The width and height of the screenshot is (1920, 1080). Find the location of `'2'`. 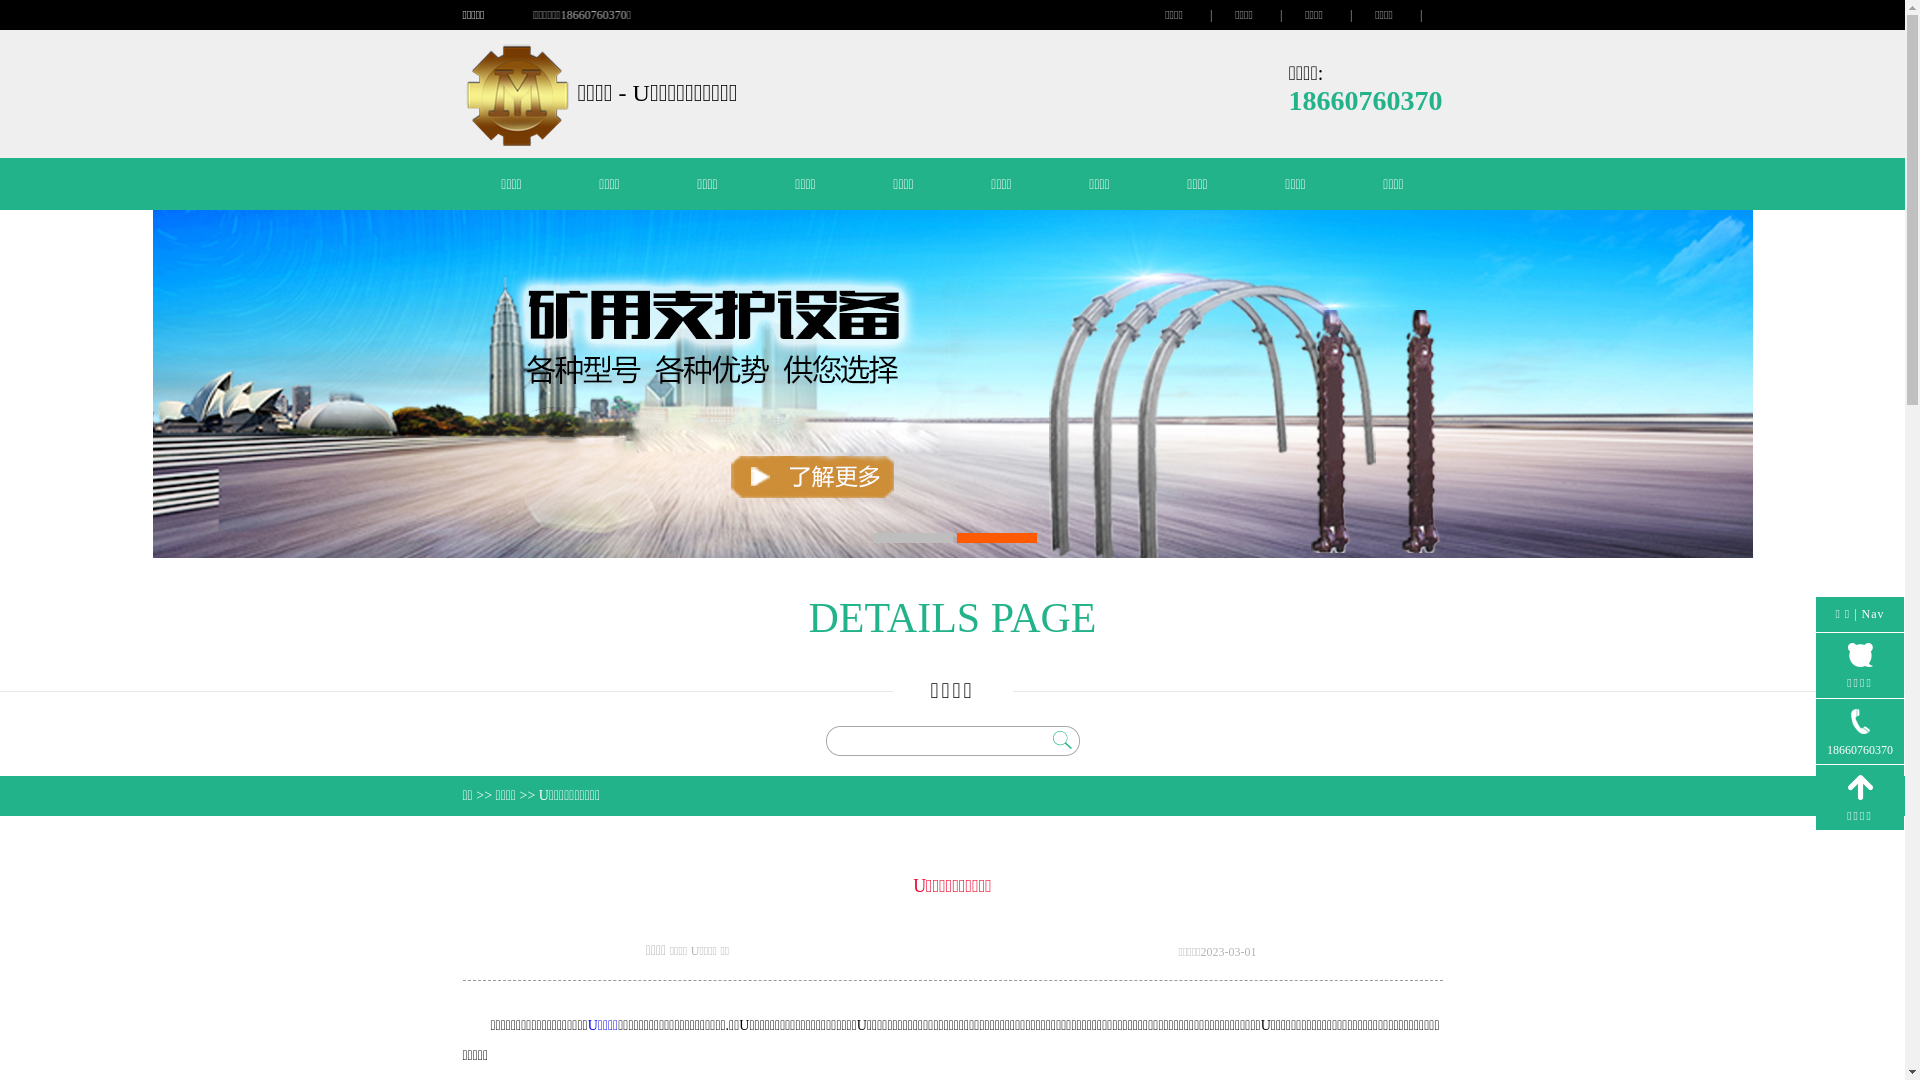

'2' is located at coordinates (996, 536).